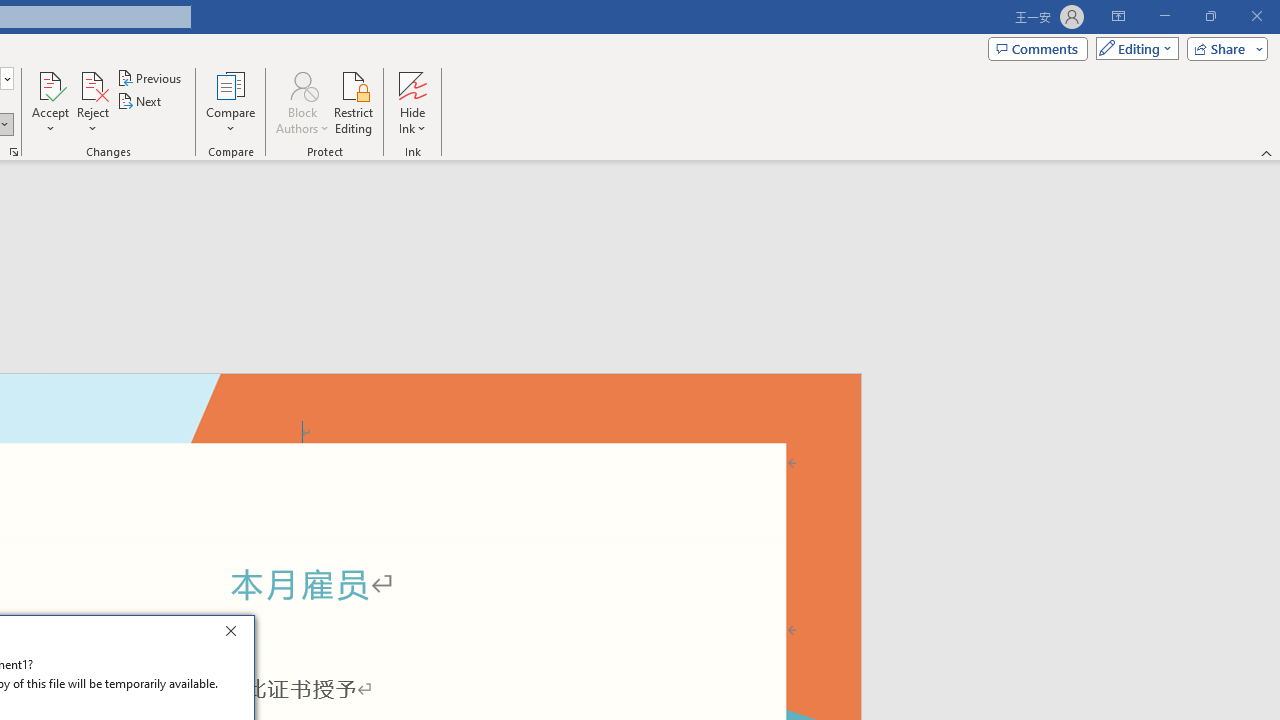 This screenshot has height=720, width=1280. Describe the element at coordinates (50, 103) in the screenshot. I see `'Accept'` at that location.